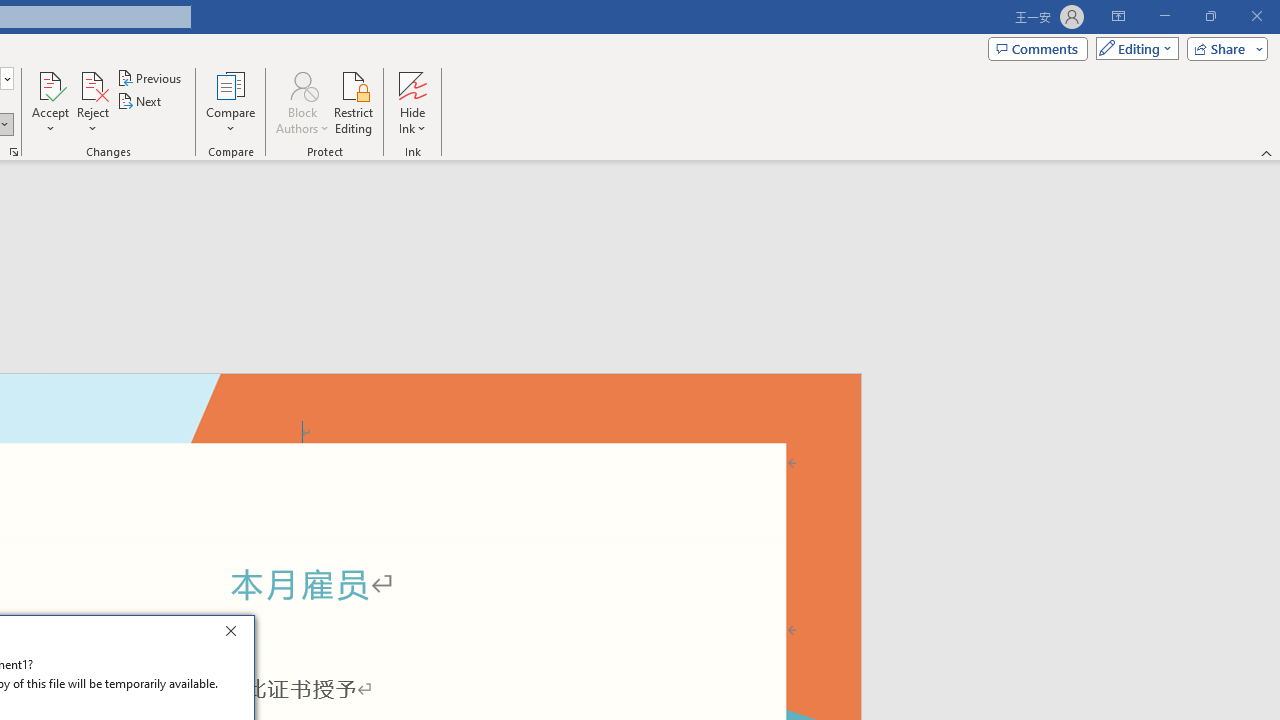 This screenshot has height=720, width=1280. Describe the element at coordinates (50, 103) in the screenshot. I see `'Accept'` at that location.